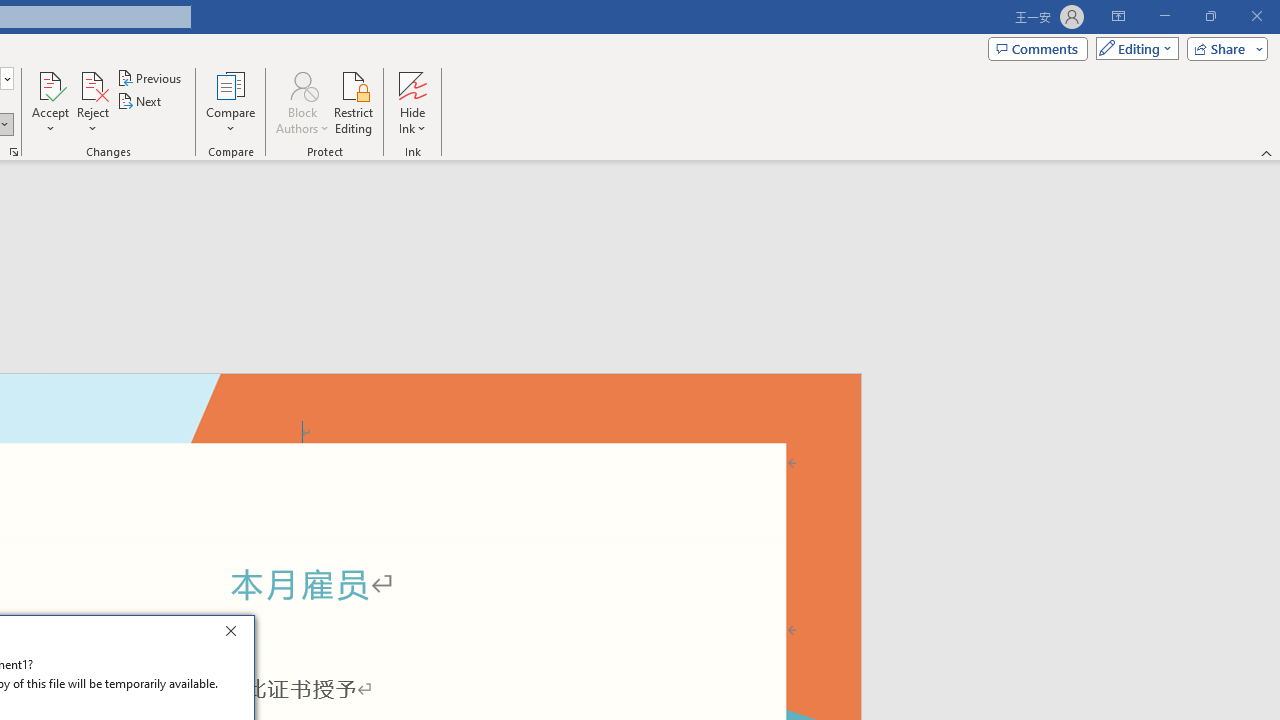 This screenshot has height=720, width=1280. Describe the element at coordinates (50, 103) in the screenshot. I see `'Accept'` at that location.